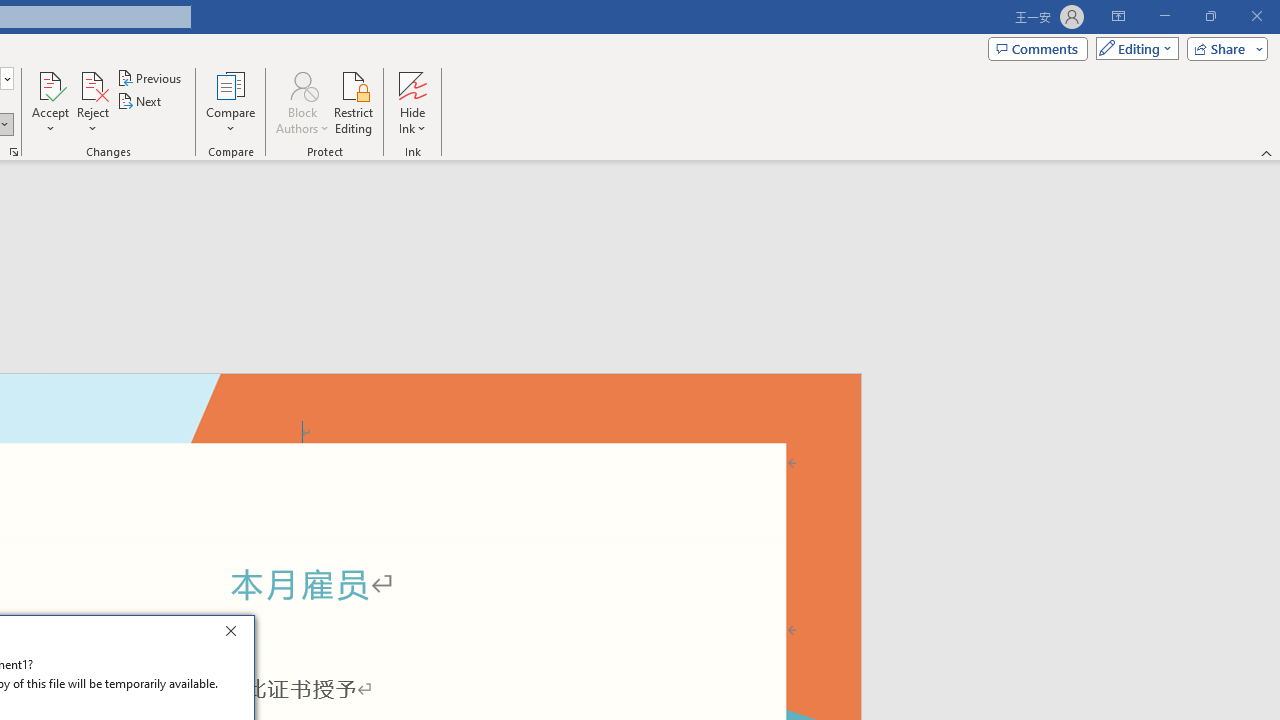 This screenshot has height=720, width=1280. Describe the element at coordinates (50, 103) in the screenshot. I see `'Accept'` at that location.